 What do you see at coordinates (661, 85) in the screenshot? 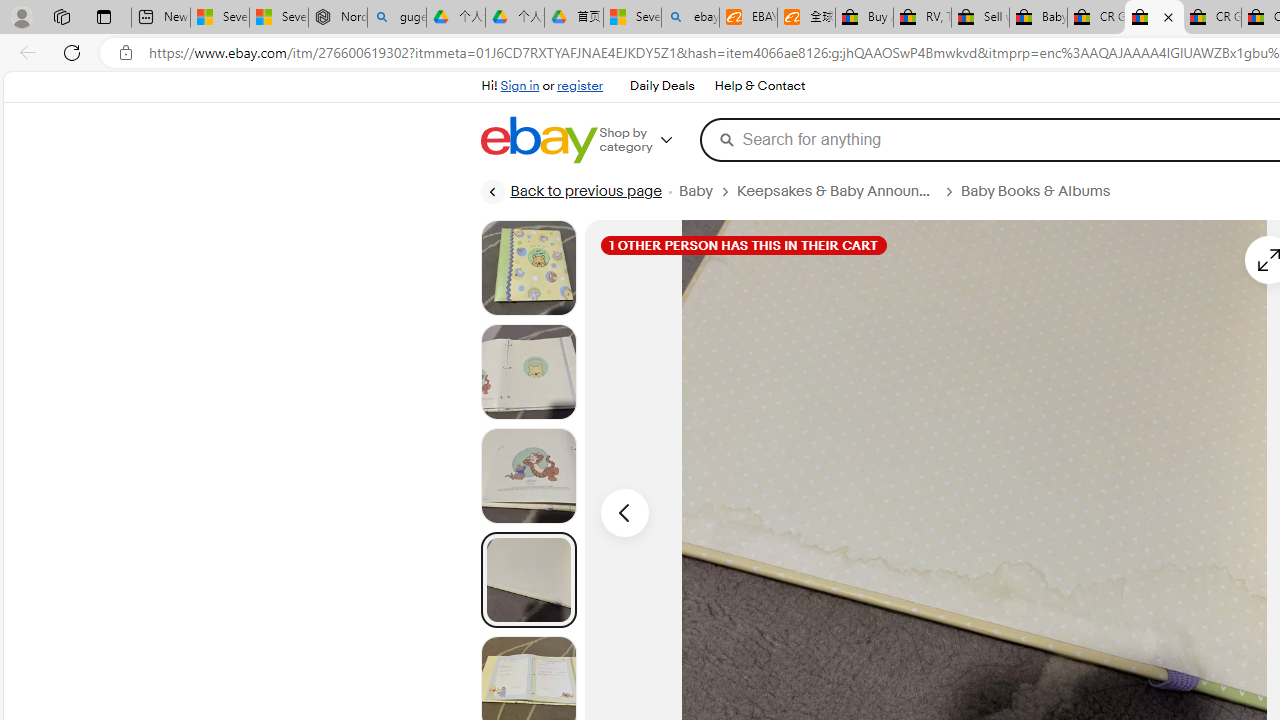
I see `'Daily Deals'` at bounding box center [661, 85].